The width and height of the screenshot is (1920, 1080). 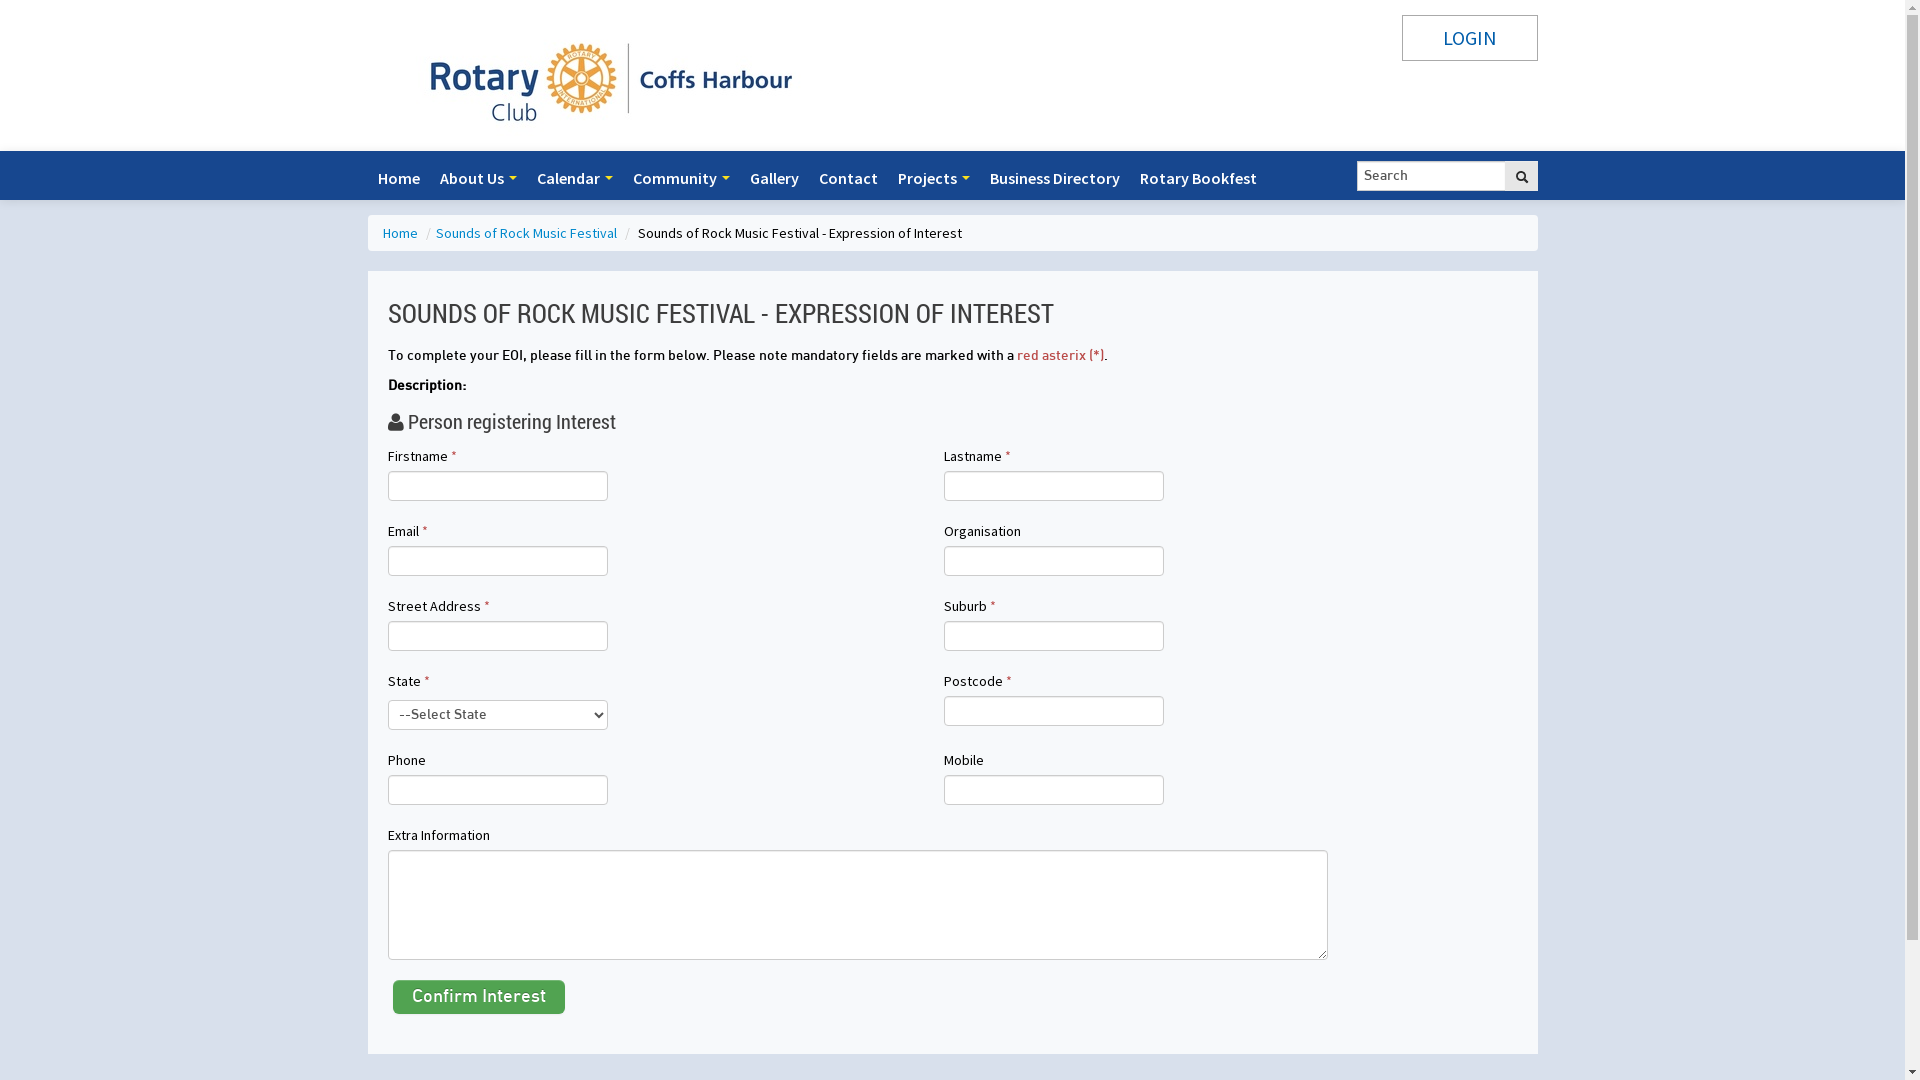 I want to click on 'Gallery', so click(x=773, y=176).